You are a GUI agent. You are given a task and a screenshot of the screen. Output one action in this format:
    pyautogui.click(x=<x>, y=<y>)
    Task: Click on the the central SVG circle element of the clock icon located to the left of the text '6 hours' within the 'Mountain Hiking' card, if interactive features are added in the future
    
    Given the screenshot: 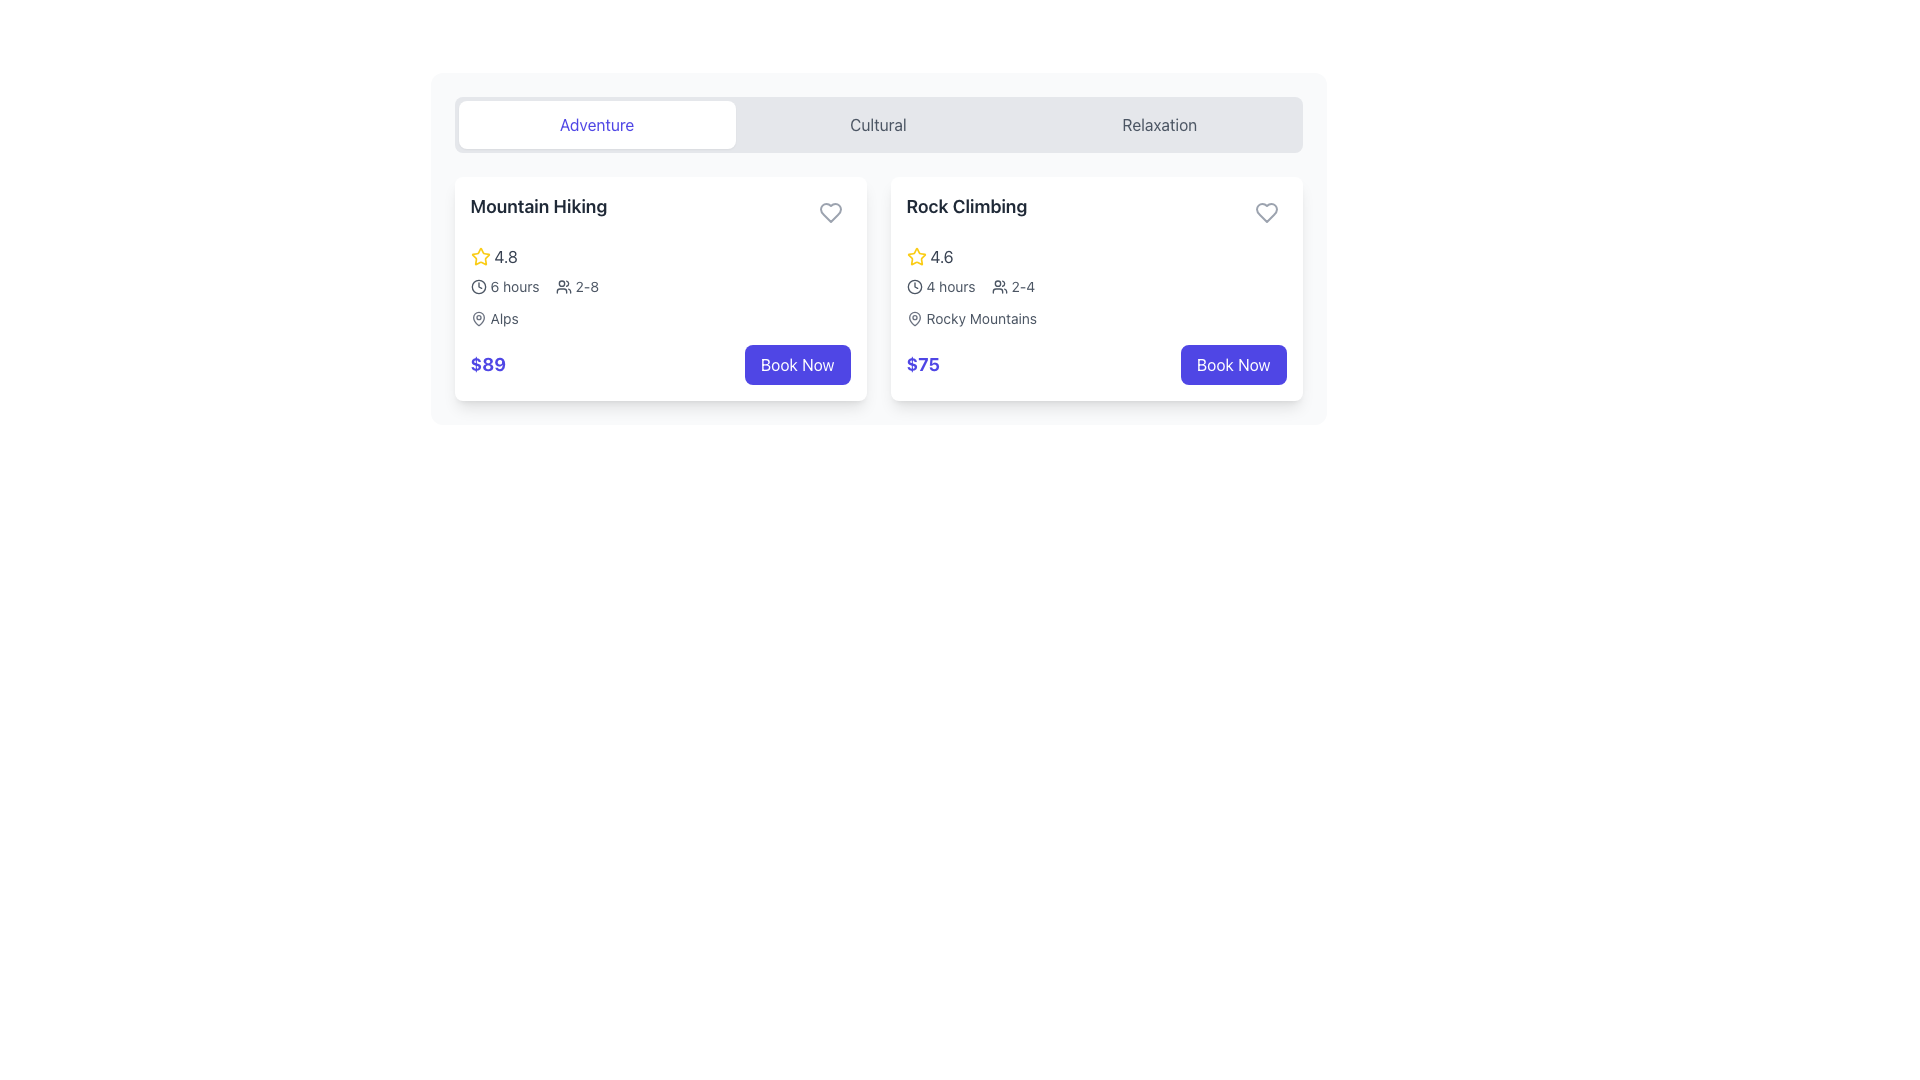 What is the action you would take?
    pyautogui.click(x=477, y=286)
    